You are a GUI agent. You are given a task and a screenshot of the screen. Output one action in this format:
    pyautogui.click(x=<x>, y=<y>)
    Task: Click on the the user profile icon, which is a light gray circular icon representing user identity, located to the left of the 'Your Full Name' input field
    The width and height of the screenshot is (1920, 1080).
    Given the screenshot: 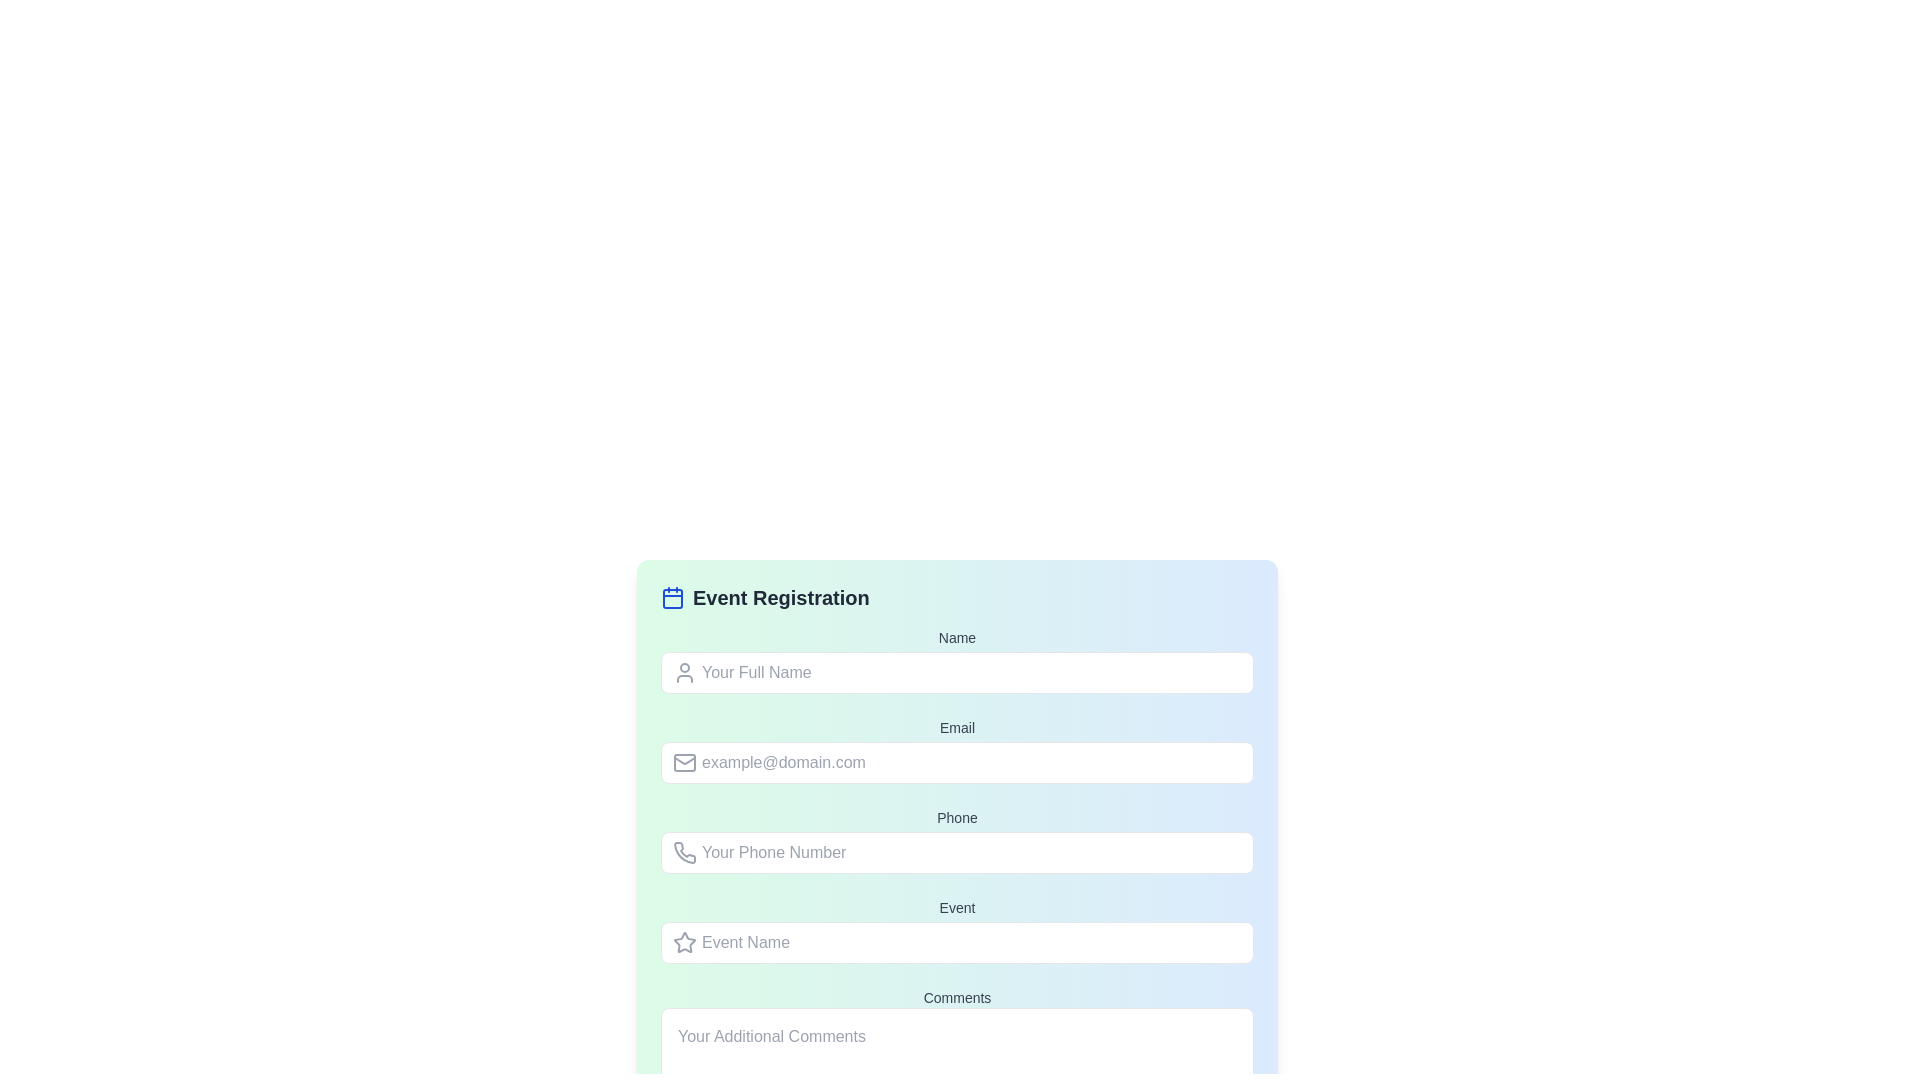 What is the action you would take?
    pyautogui.click(x=685, y=672)
    